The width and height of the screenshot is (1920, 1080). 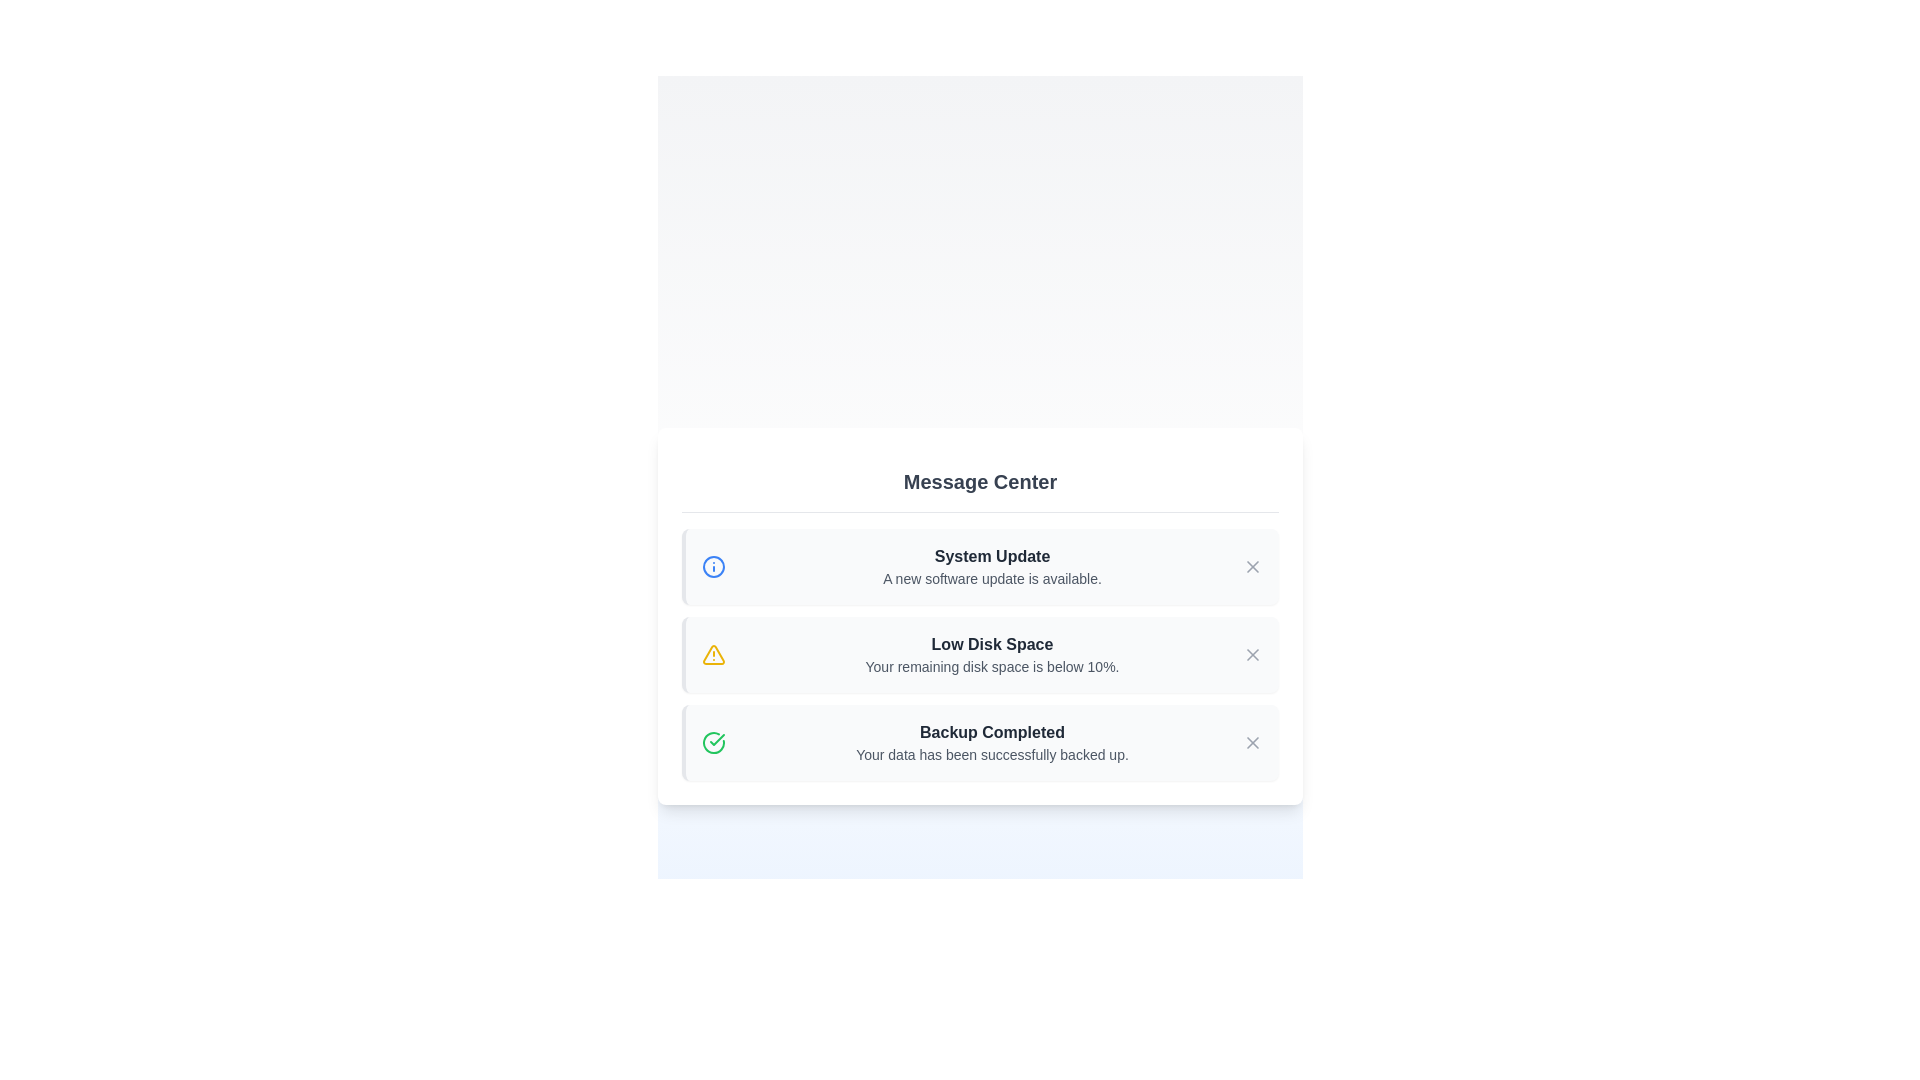 I want to click on the small cross-shaped icon on the right side of the 'Backup Completed' row in the message center table, so click(x=1251, y=742).